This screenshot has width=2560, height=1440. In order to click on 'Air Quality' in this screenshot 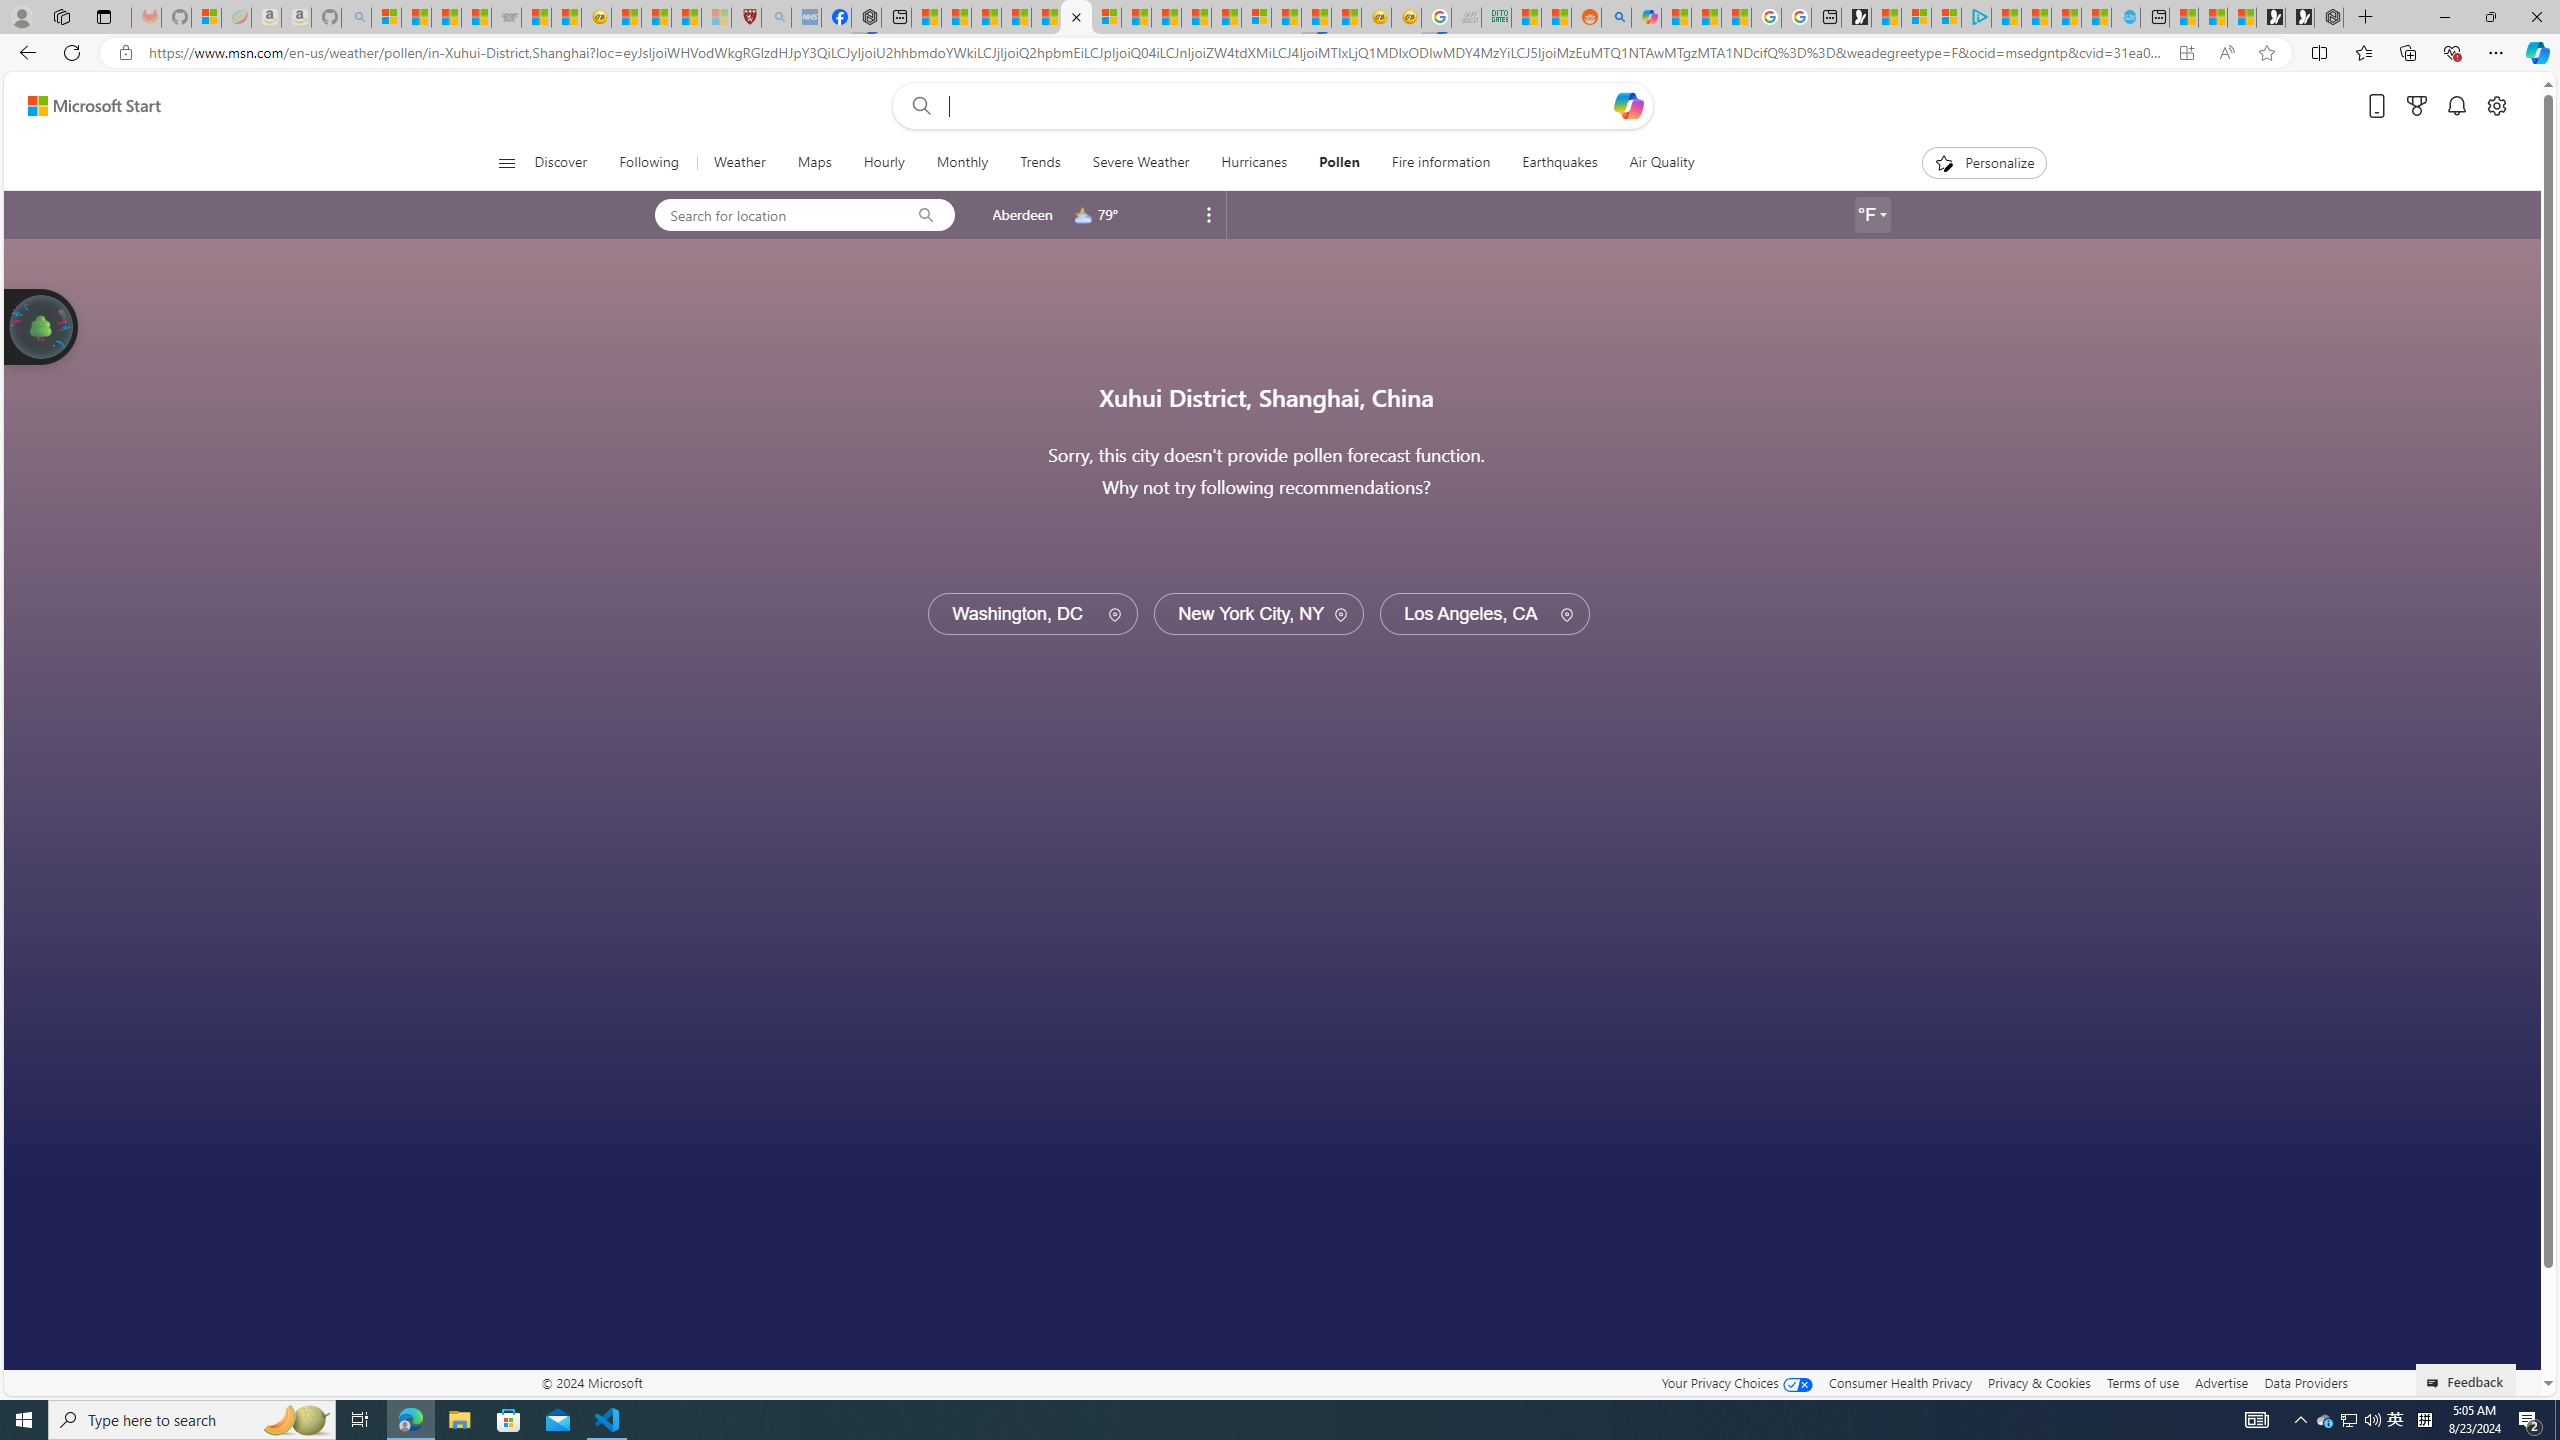, I will do `click(1652, 162)`.